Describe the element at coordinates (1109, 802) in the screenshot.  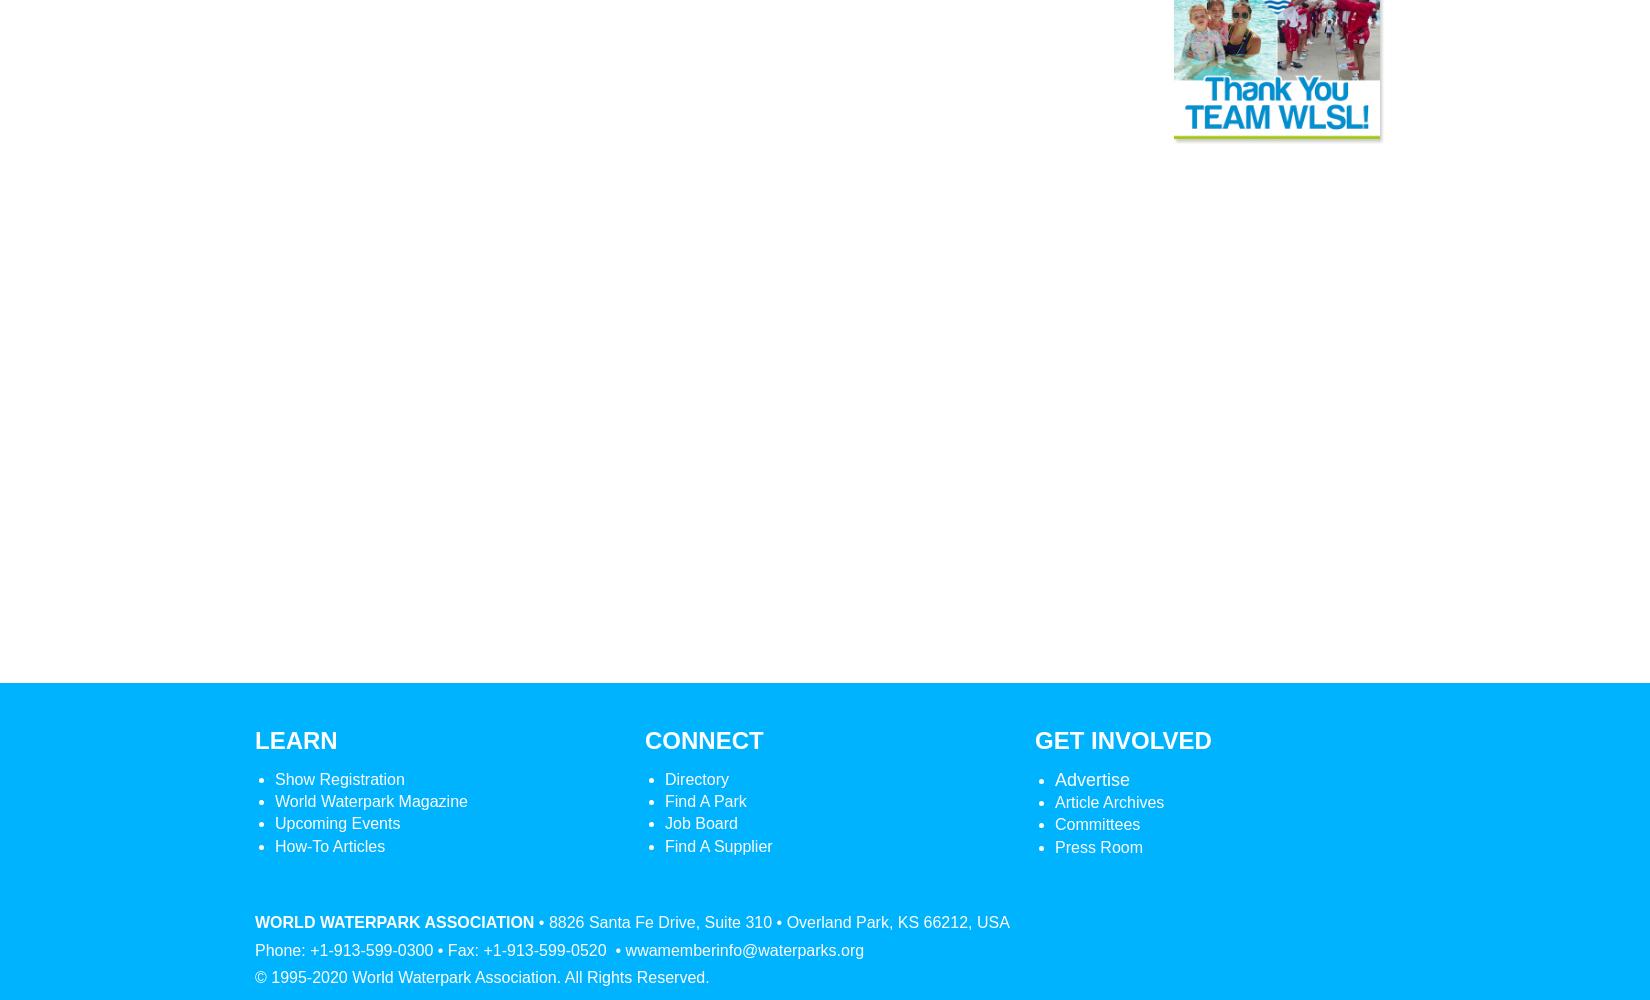
I see `'Article Archives'` at that location.